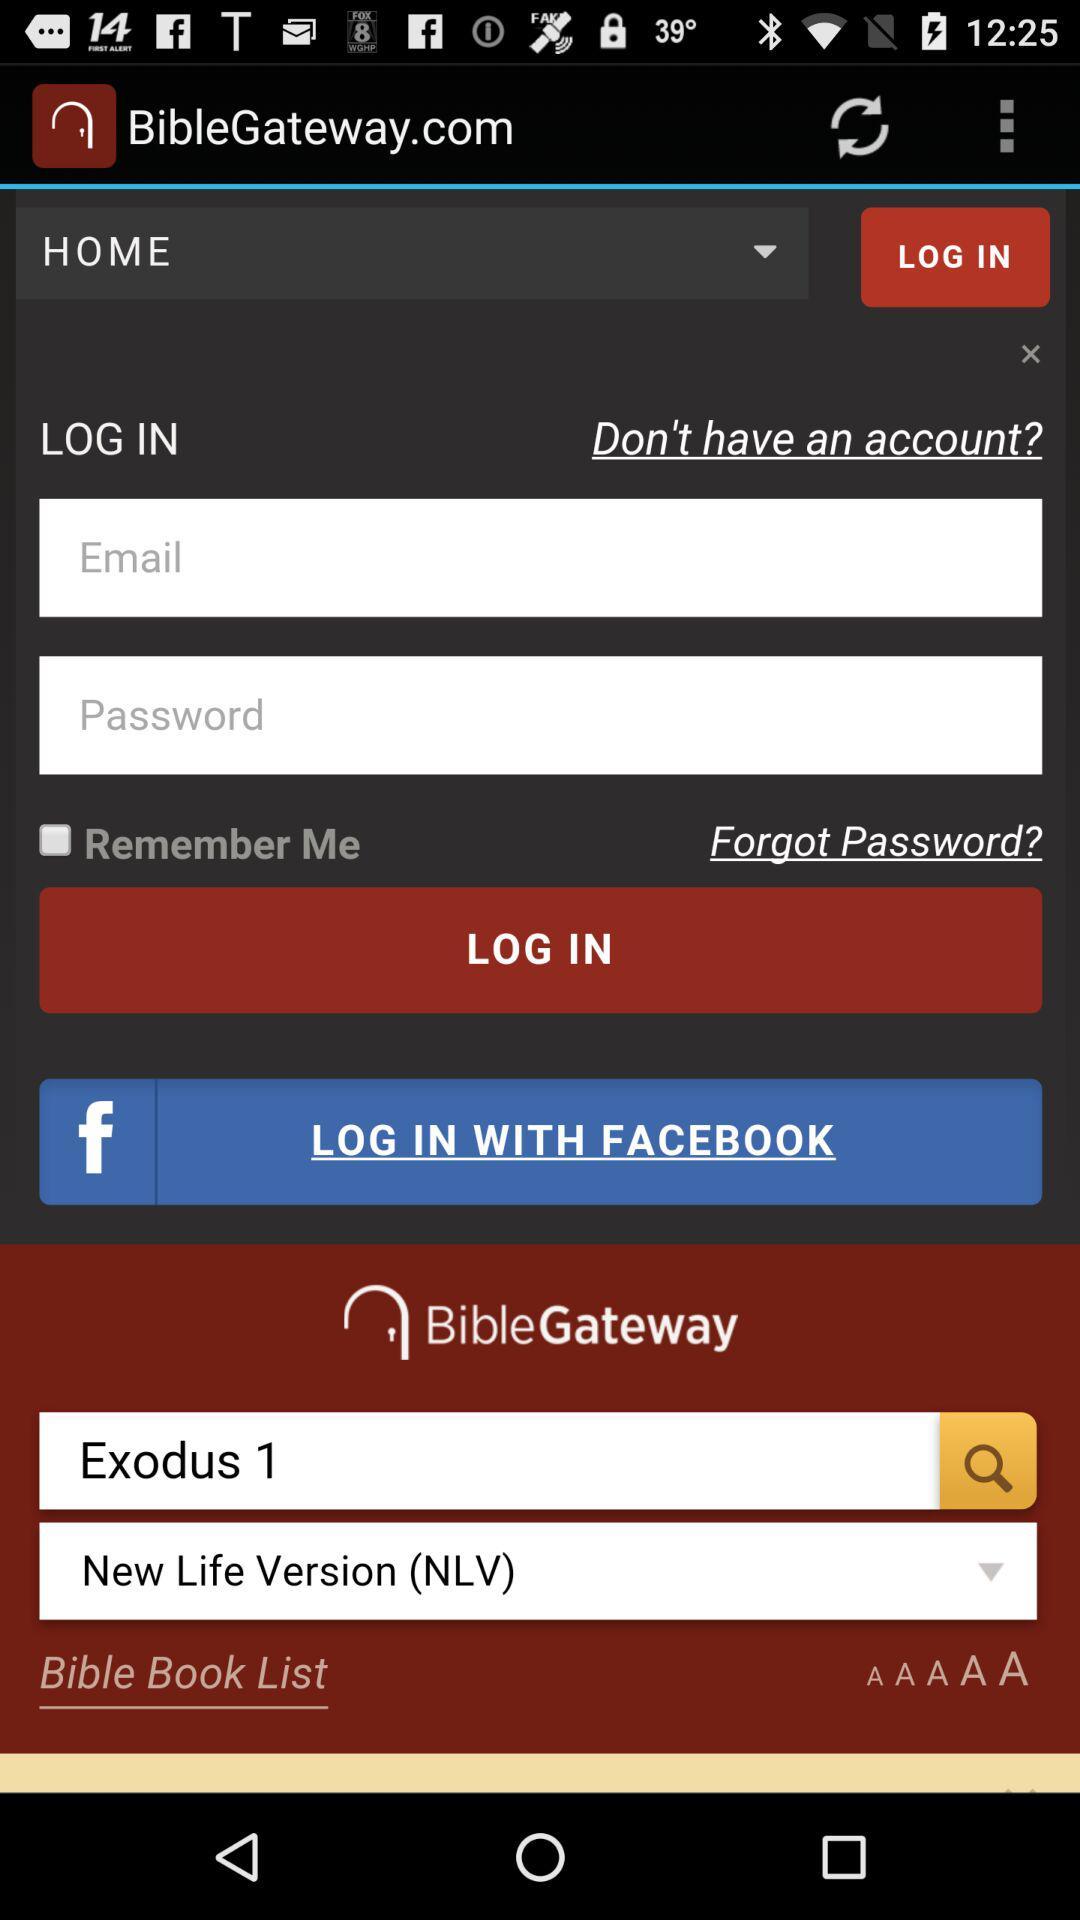 Image resolution: width=1080 pixels, height=1920 pixels. Describe the element at coordinates (540, 990) in the screenshot. I see `fill in the forms and log in` at that location.